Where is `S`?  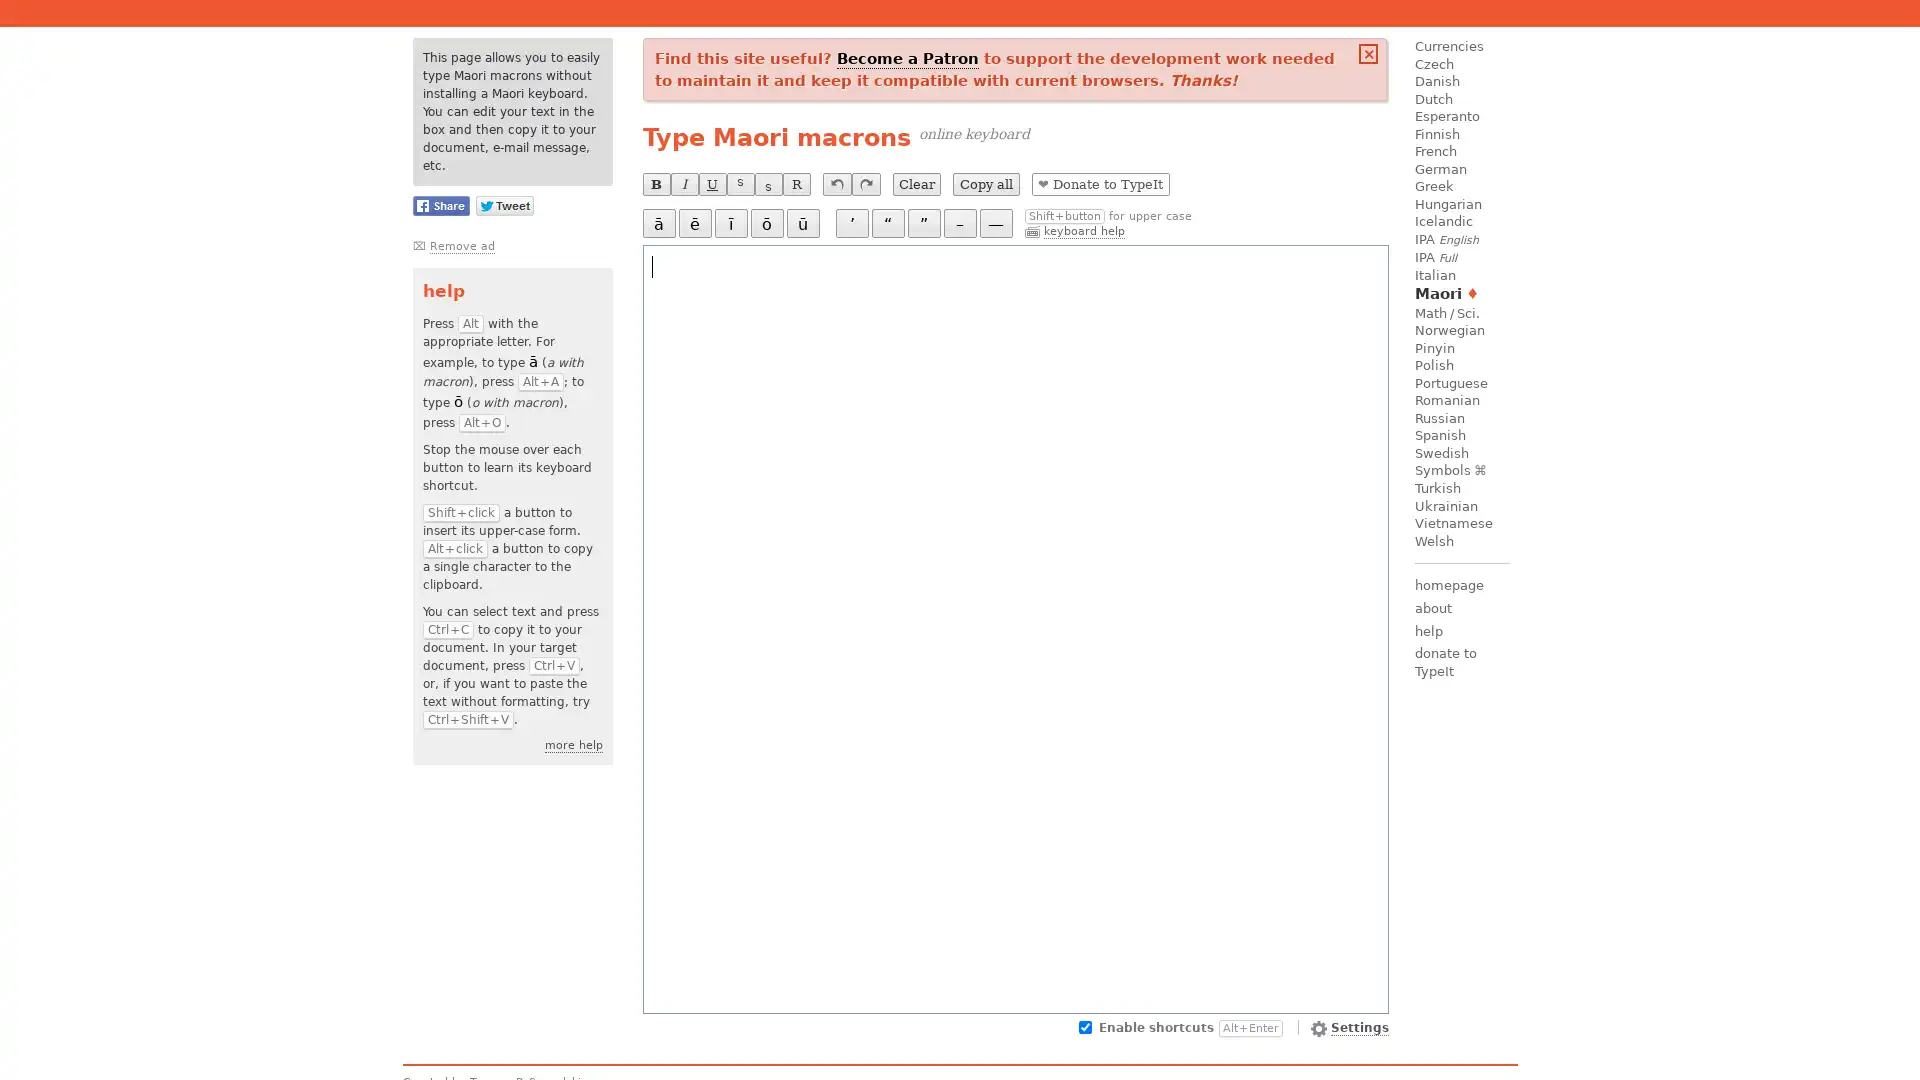 S is located at coordinates (738, 184).